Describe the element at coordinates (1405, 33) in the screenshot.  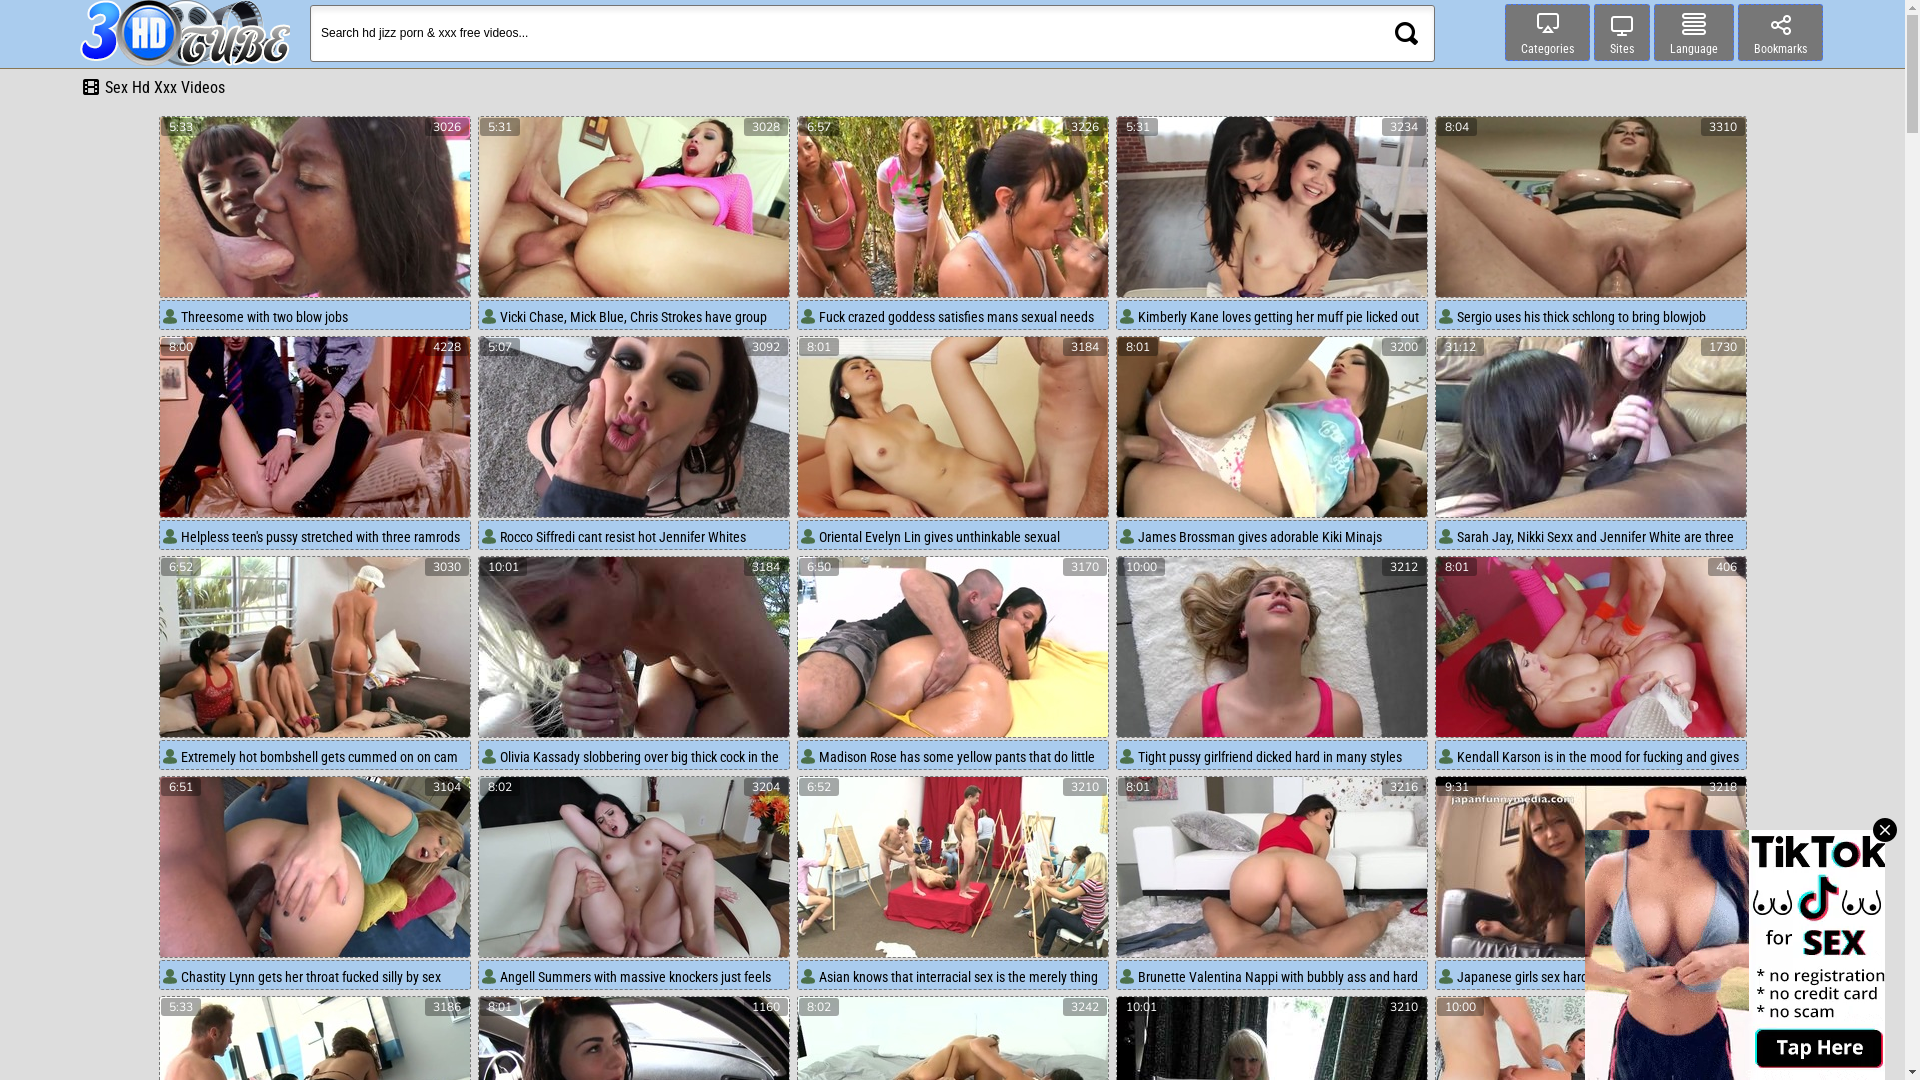
I see `'Search'` at that location.